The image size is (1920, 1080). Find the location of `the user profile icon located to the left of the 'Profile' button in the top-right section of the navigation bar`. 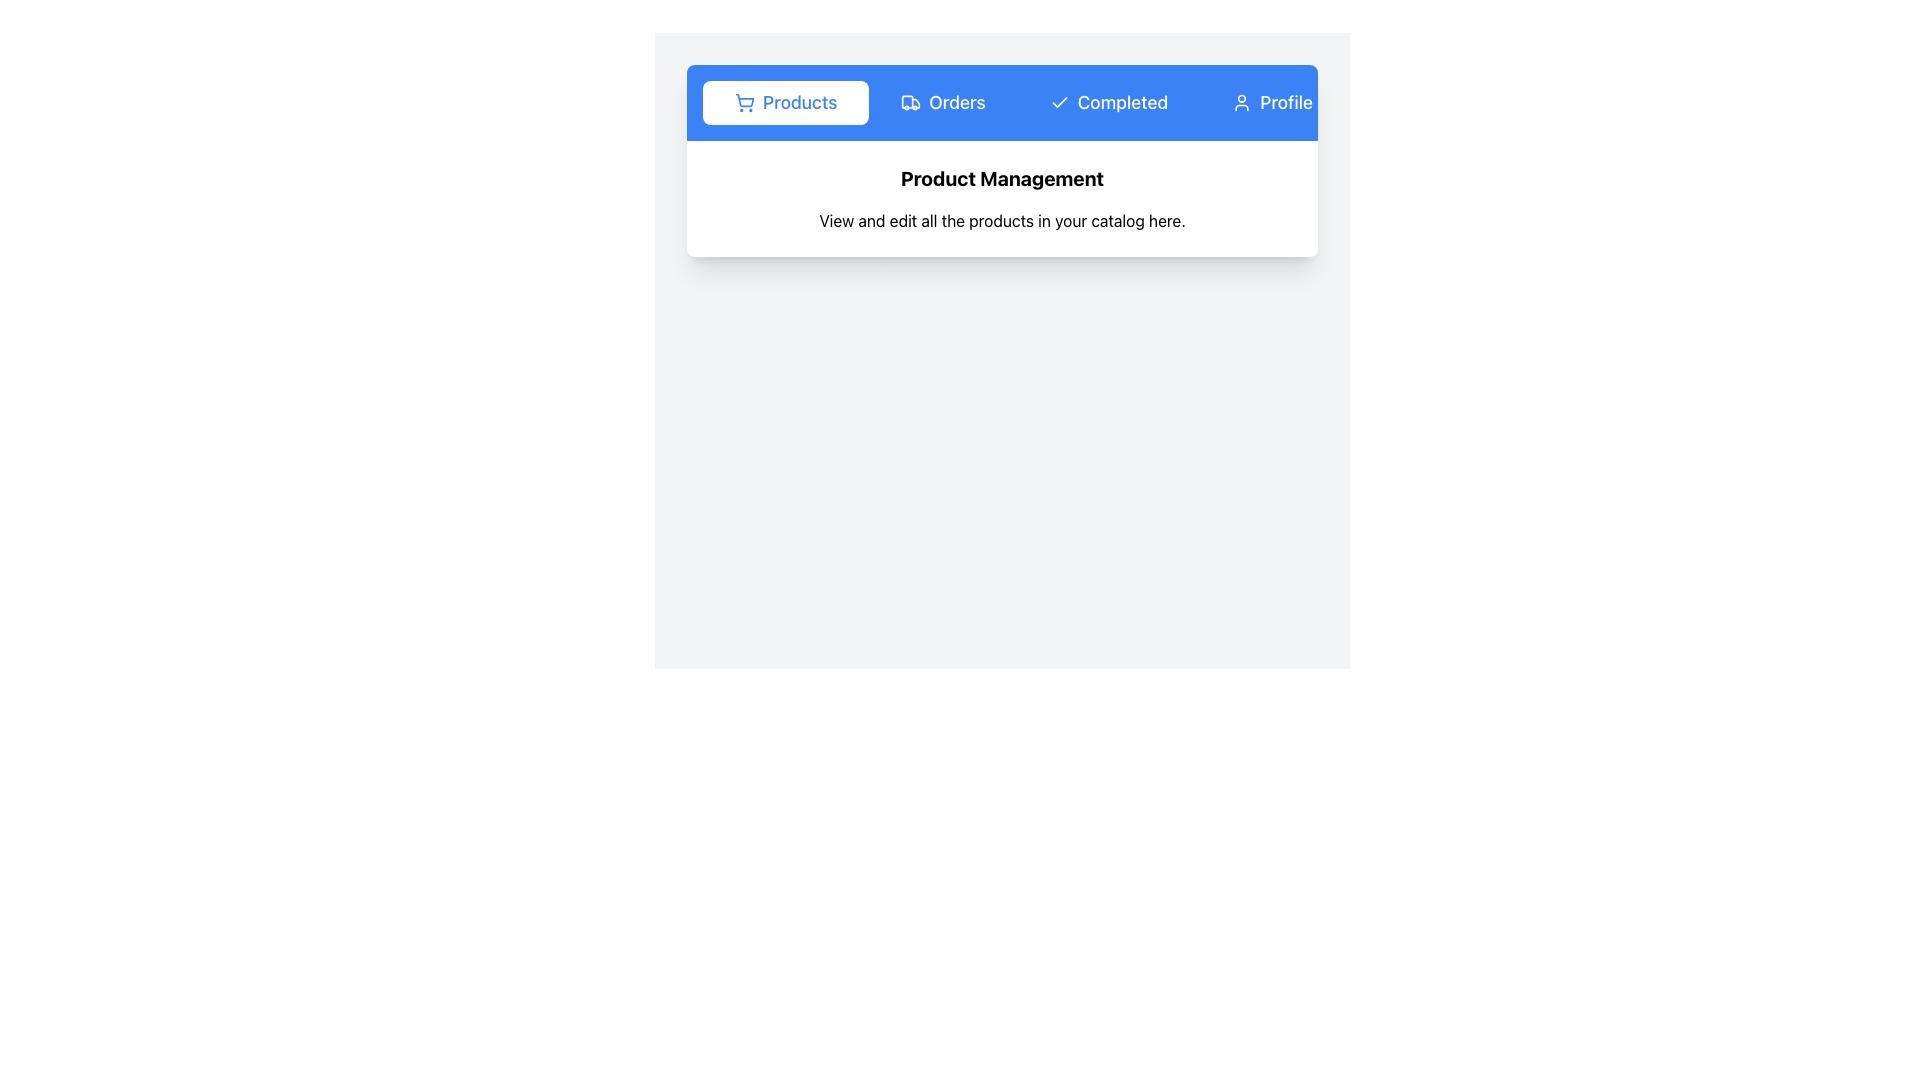

the user profile icon located to the left of the 'Profile' button in the top-right section of the navigation bar is located at coordinates (1241, 103).